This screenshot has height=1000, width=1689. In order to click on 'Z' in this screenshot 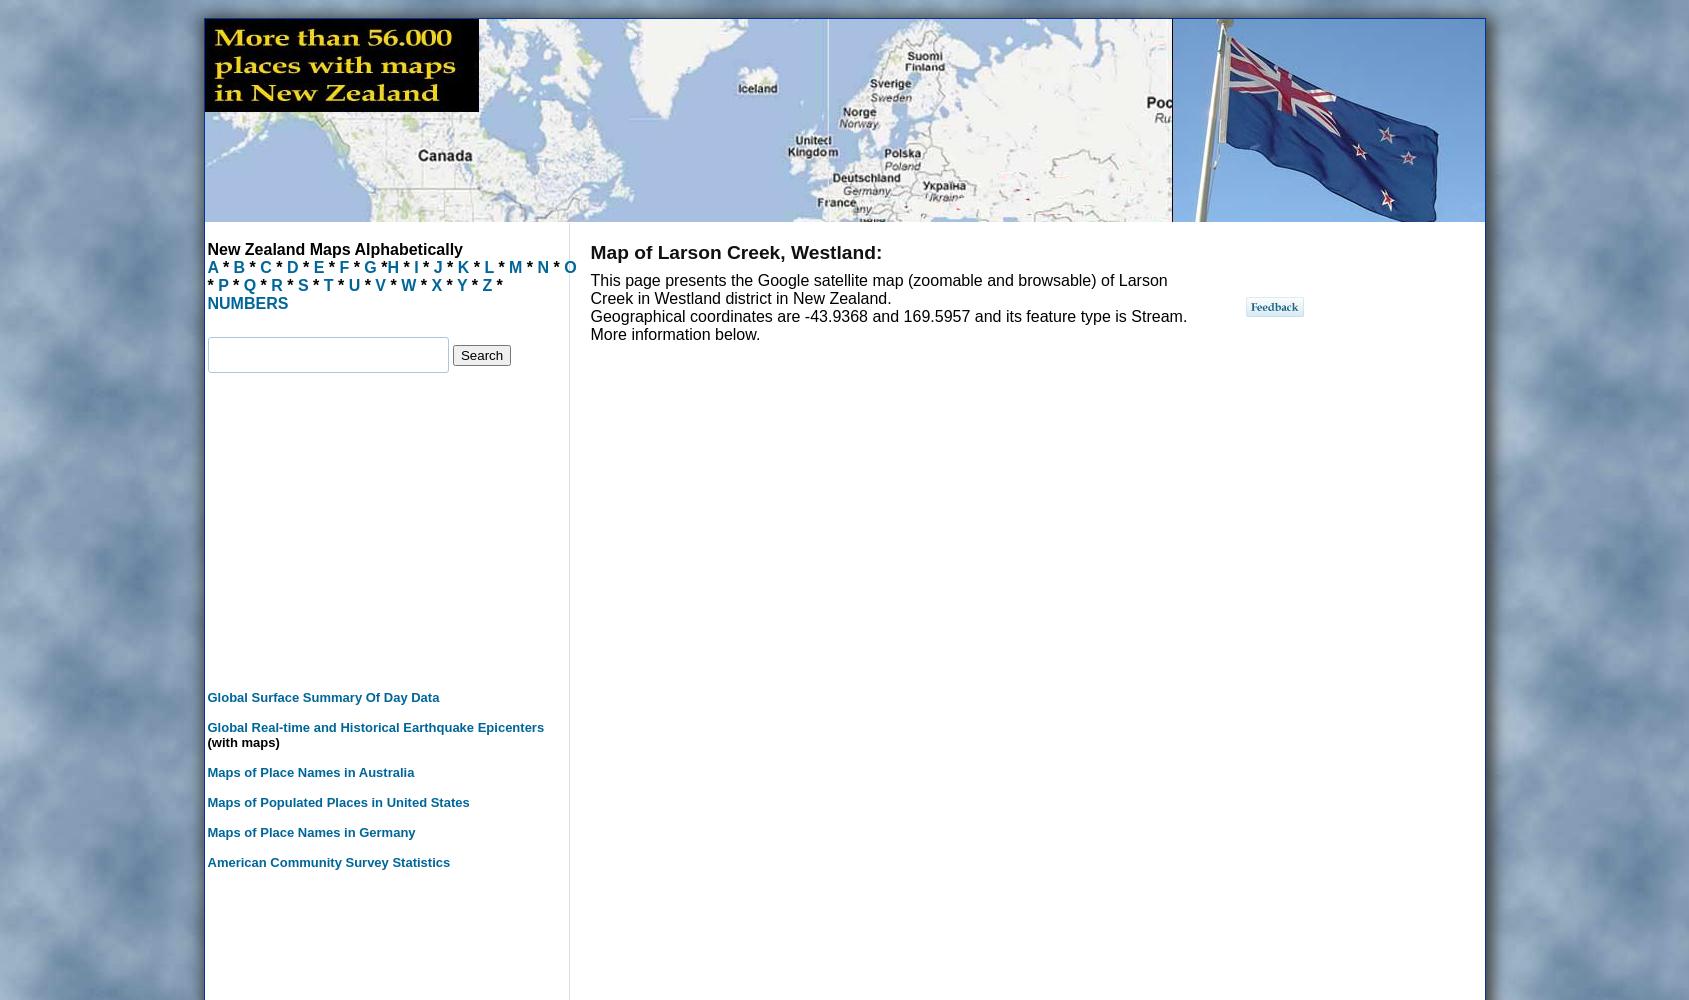, I will do `click(486, 285)`.